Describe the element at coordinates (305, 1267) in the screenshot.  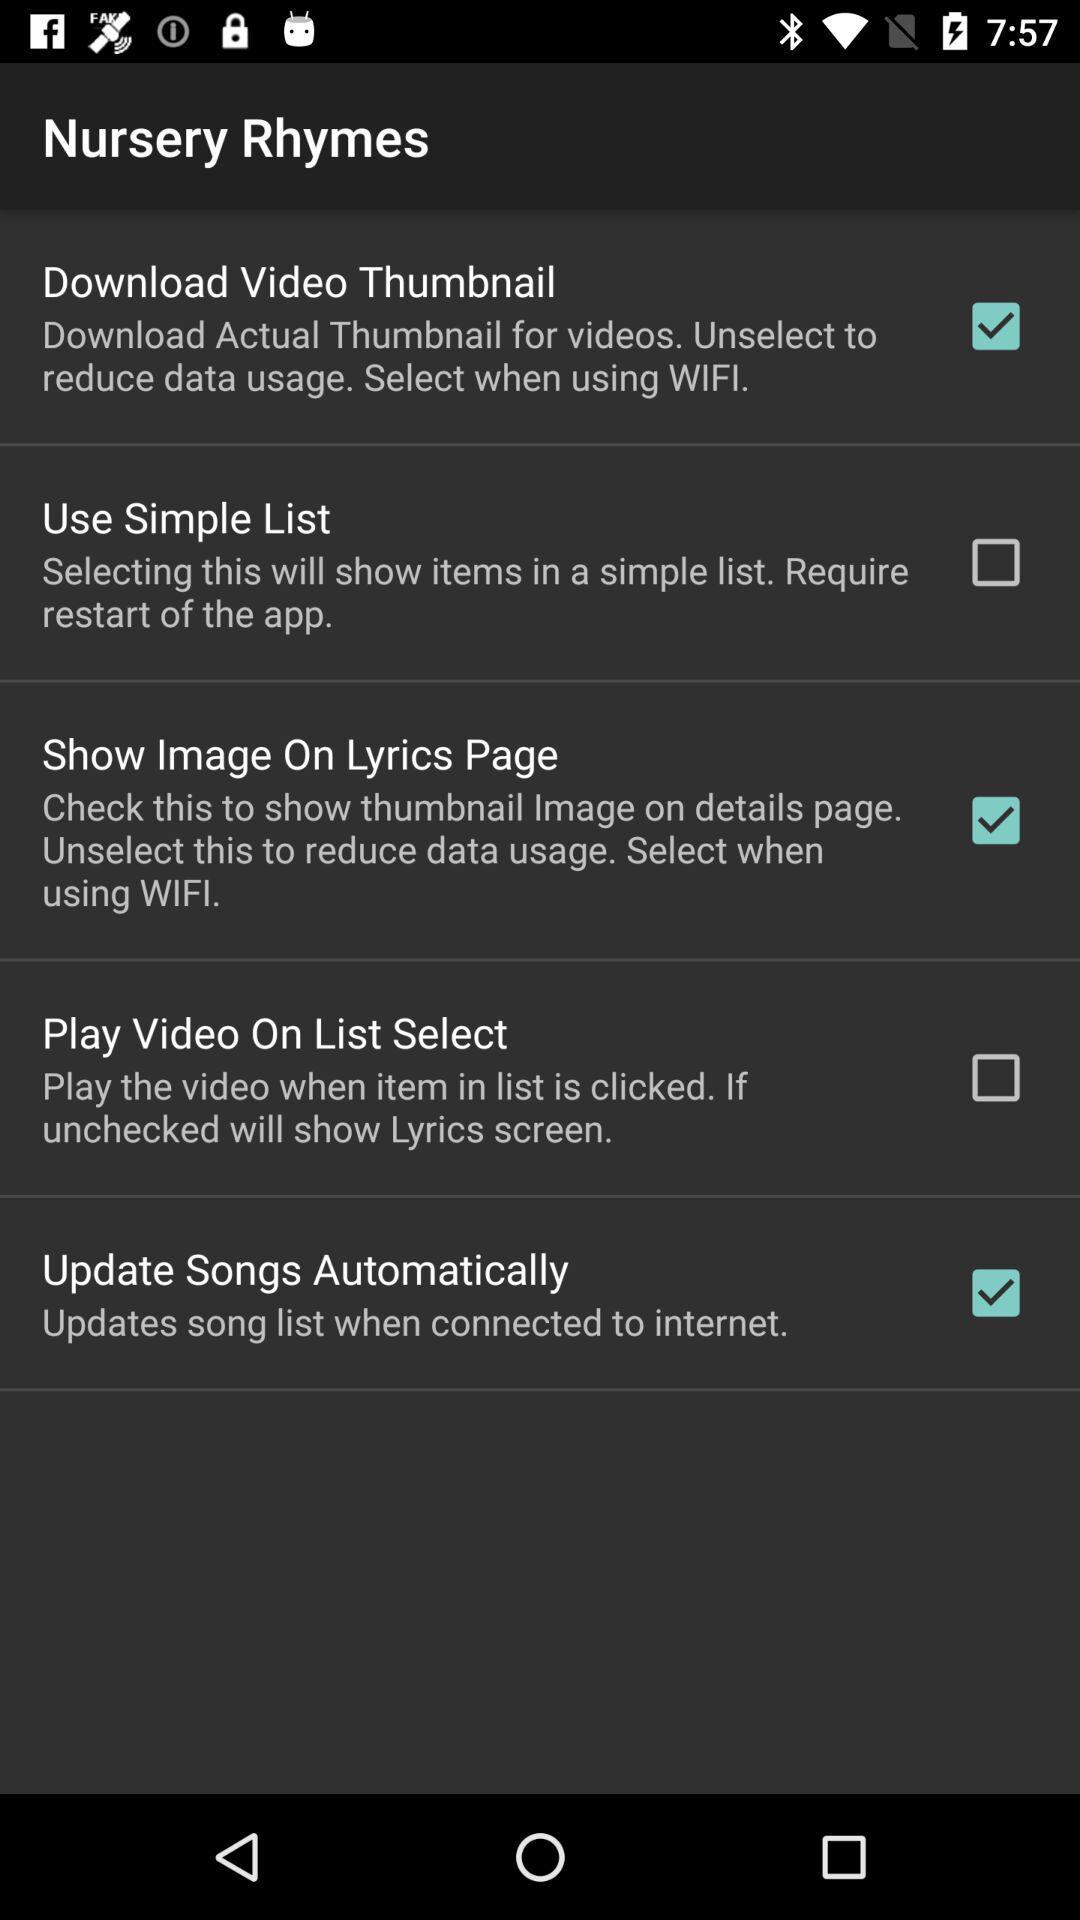
I see `item below the play the video icon` at that location.